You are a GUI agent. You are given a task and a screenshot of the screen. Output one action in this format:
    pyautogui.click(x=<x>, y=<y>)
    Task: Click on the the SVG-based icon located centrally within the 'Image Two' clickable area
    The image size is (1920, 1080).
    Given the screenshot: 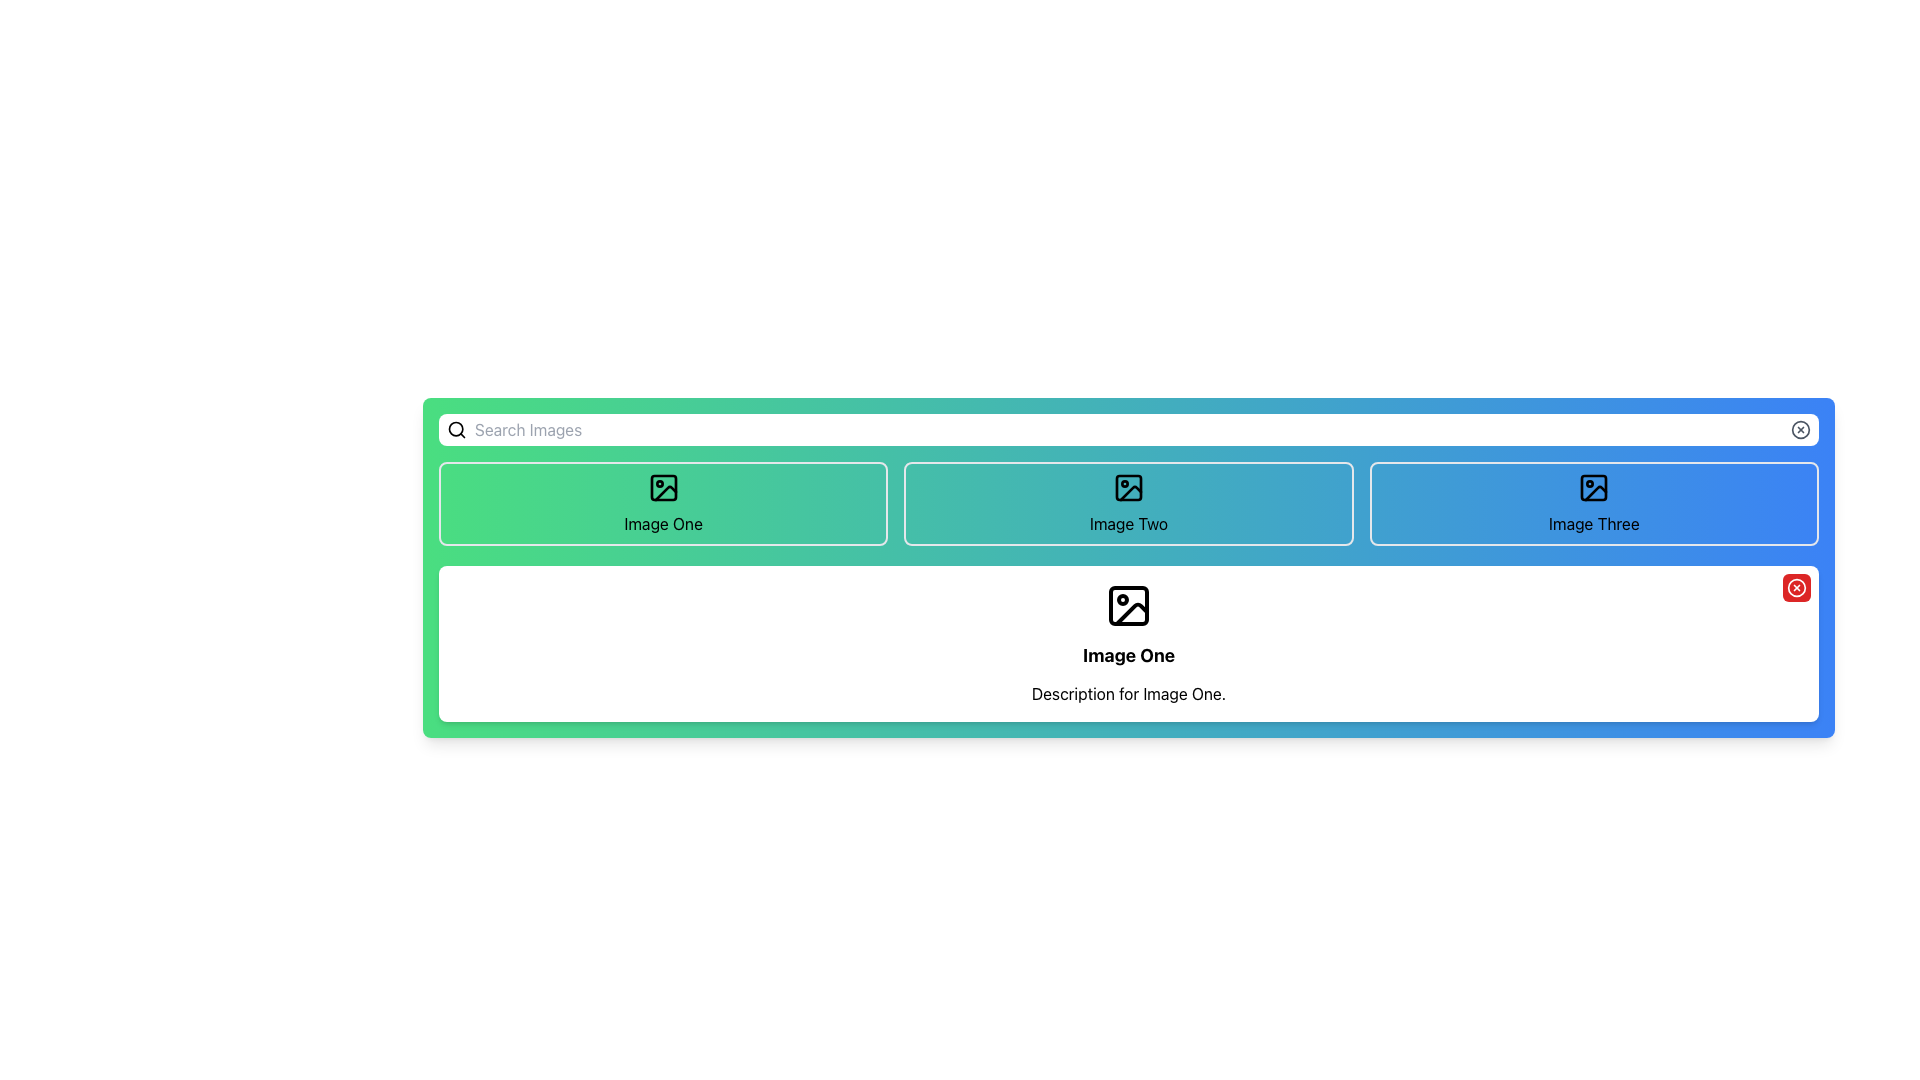 What is the action you would take?
    pyautogui.click(x=1128, y=488)
    